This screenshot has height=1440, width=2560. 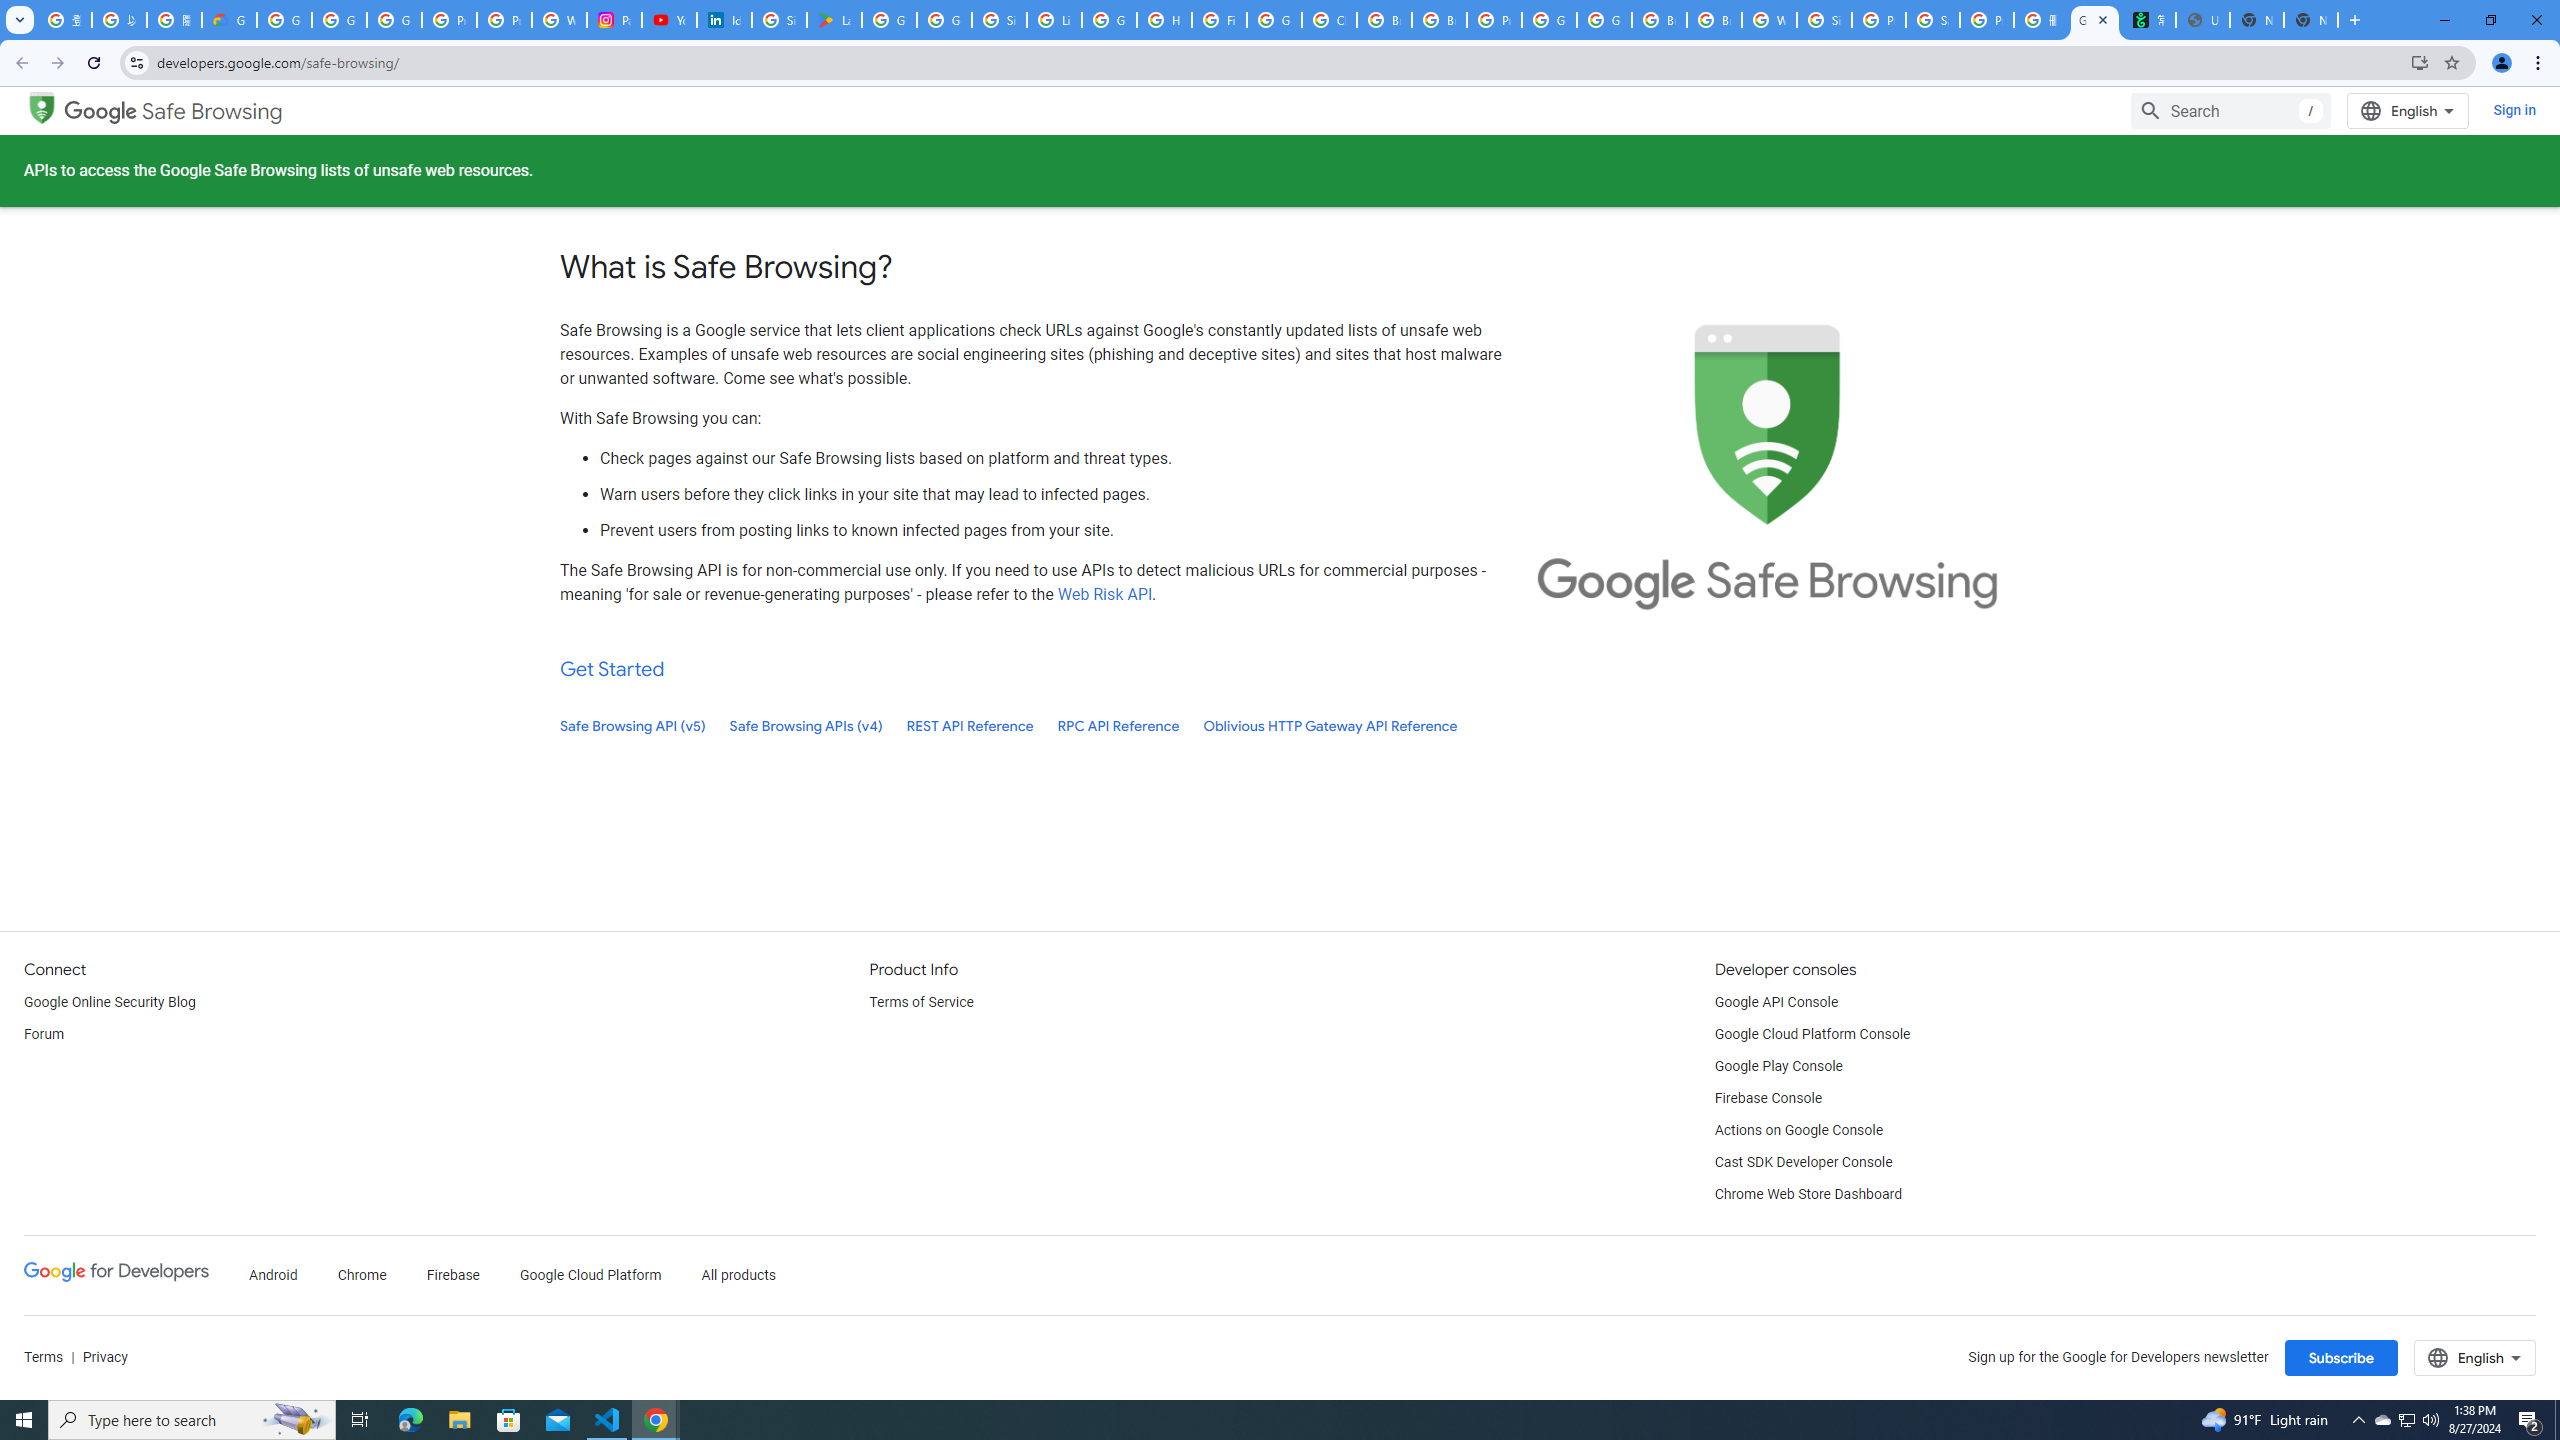 What do you see at coordinates (1802, 1163) in the screenshot?
I see `'Cast SDK Developer Console'` at bounding box center [1802, 1163].